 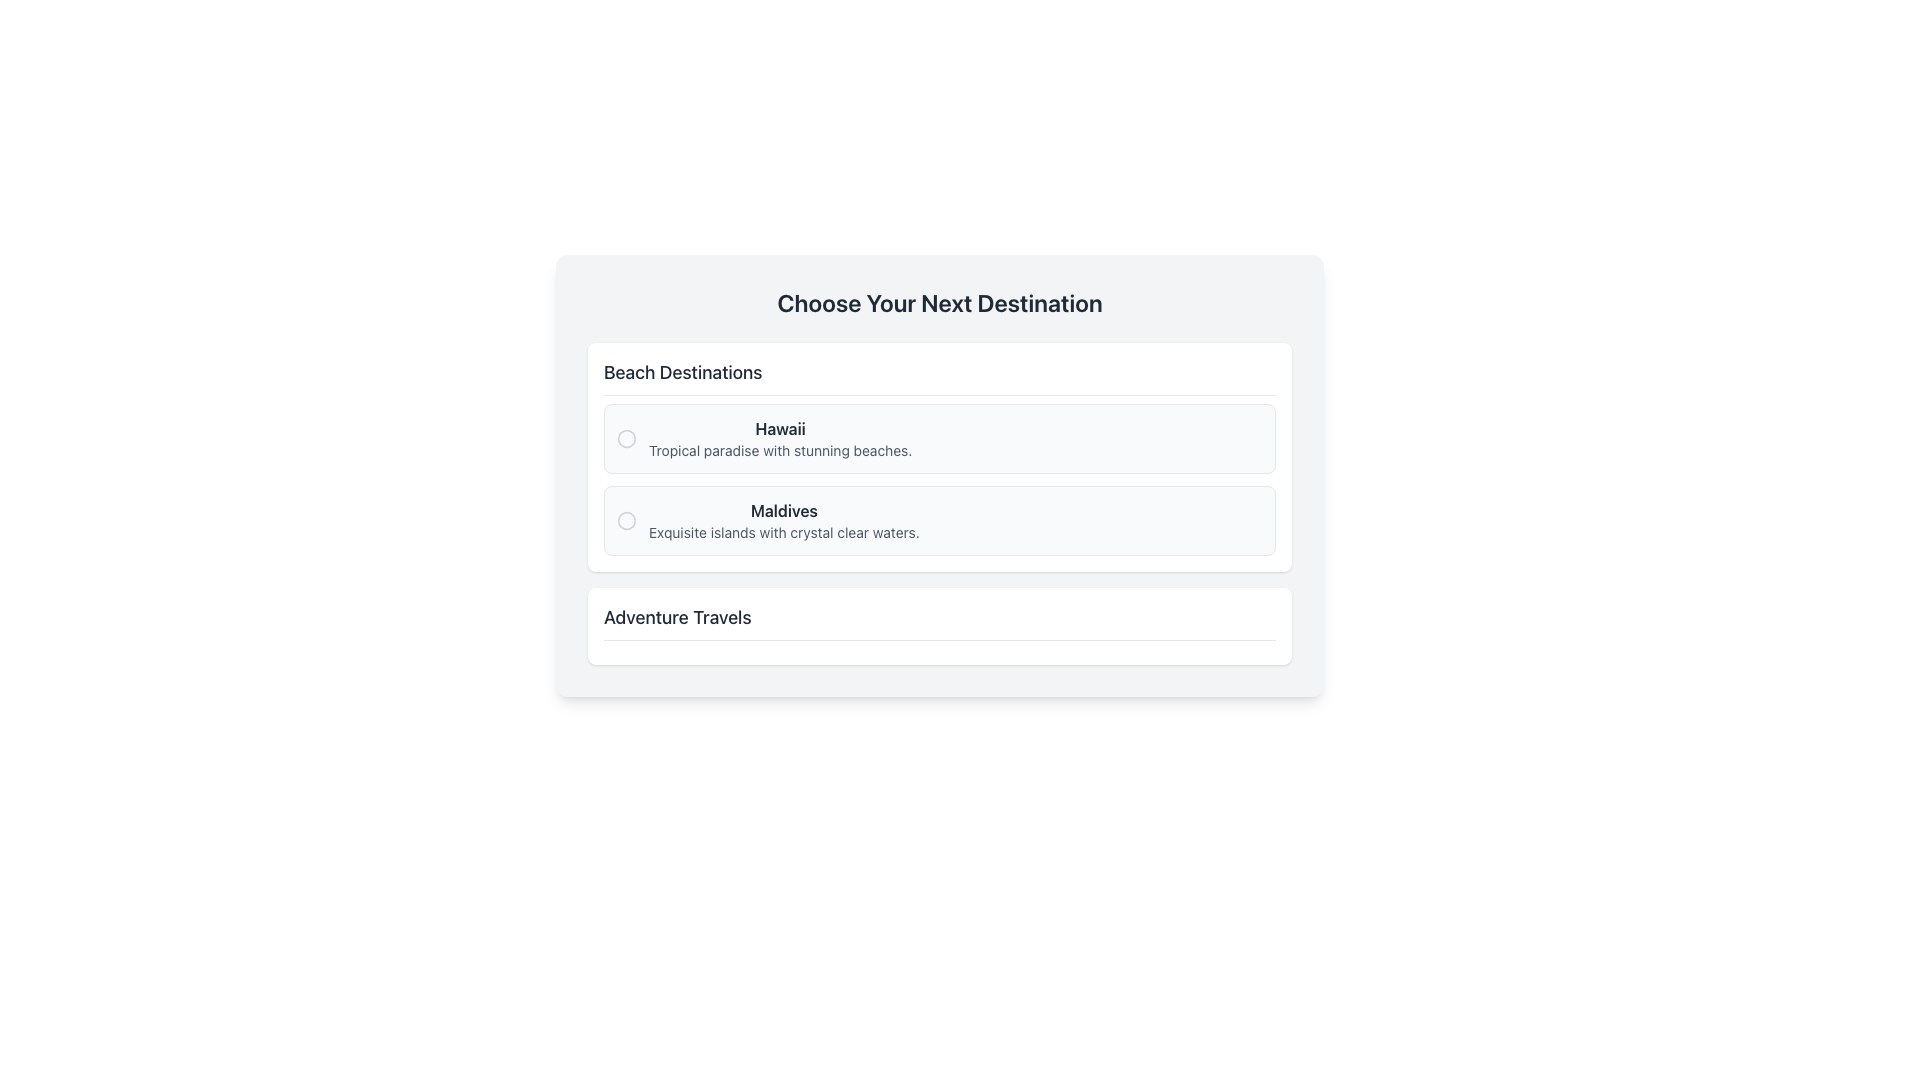 What do you see at coordinates (783, 531) in the screenshot?
I see `the descriptive text element stating 'Exquisite islands with crystal clear waters.' located beneath the title 'Maldives' in the 'Beach Destinations' section` at bounding box center [783, 531].